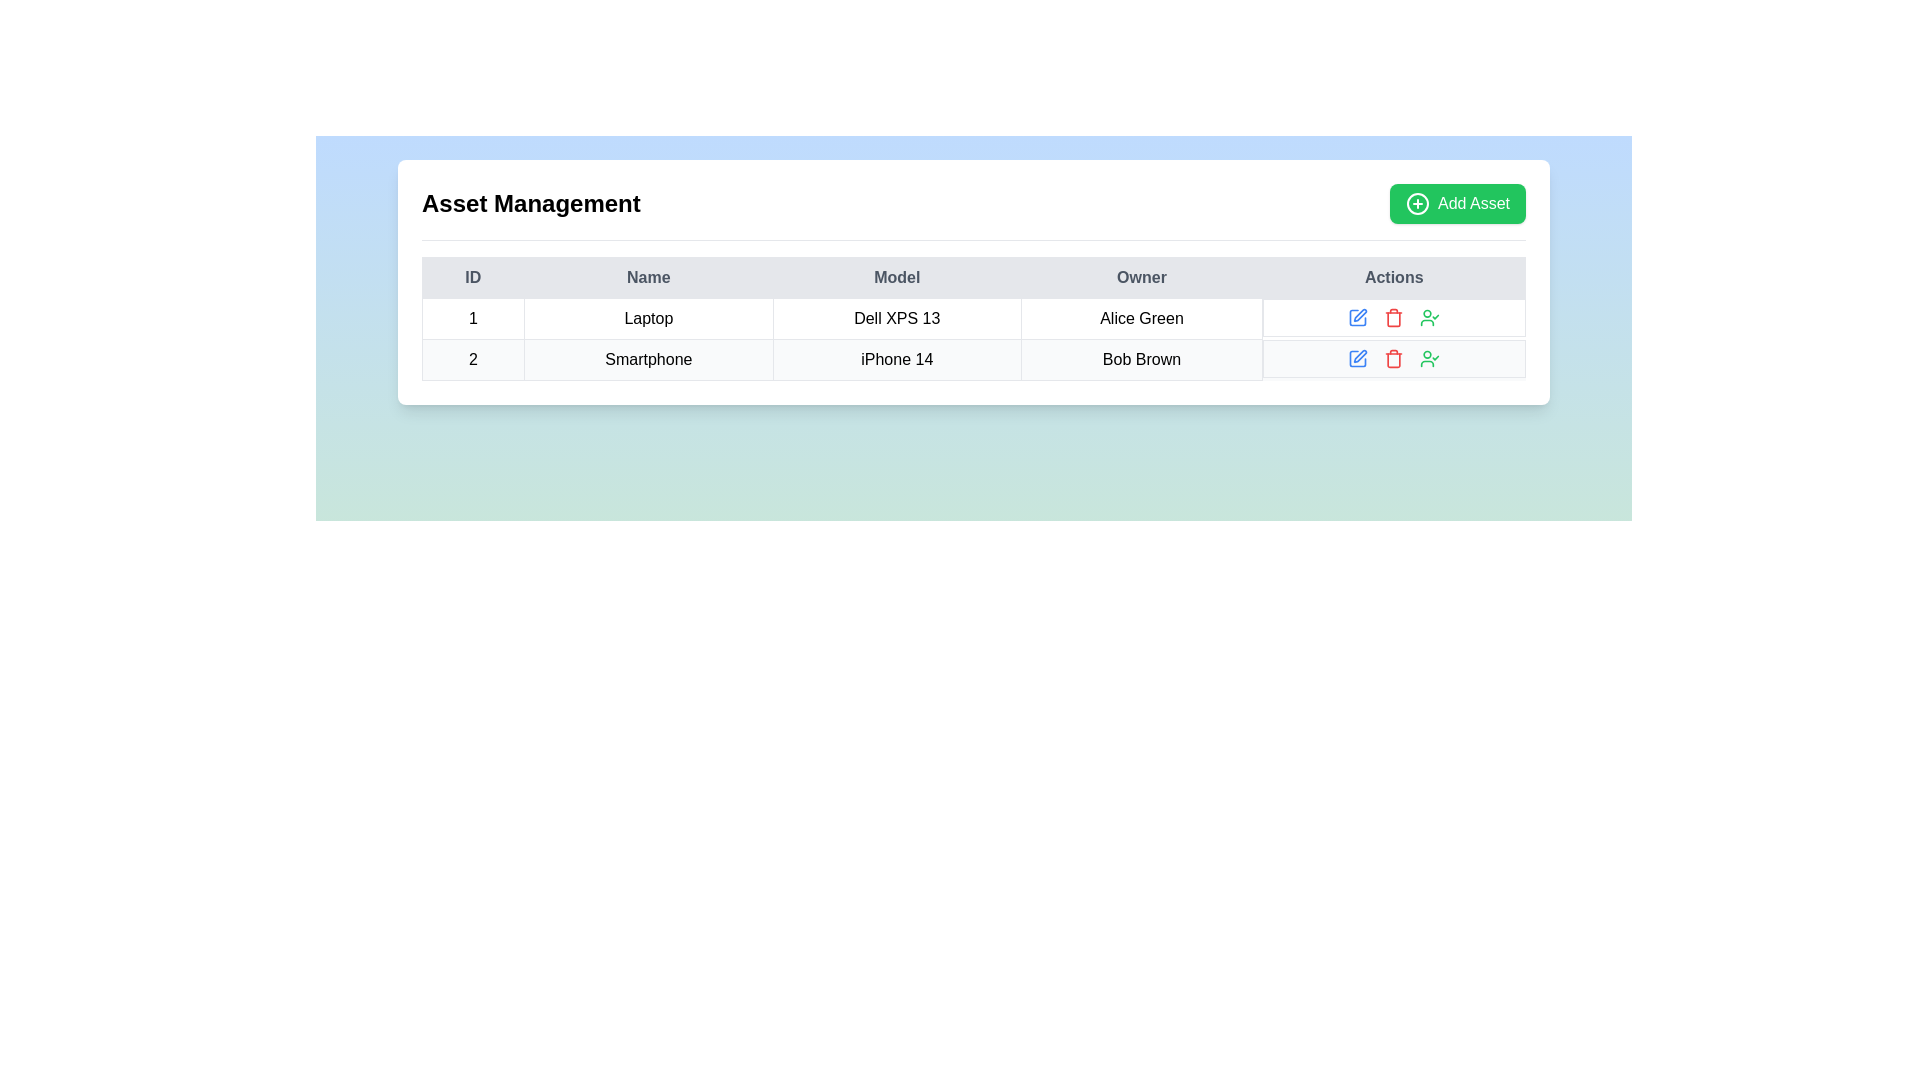 This screenshot has width=1920, height=1080. What do you see at coordinates (1416, 204) in the screenshot?
I see `the circular outline of the SVG graphical component located to the left of the 'Add Asset' button in the top-right area of the interface` at bounding box center [1416, 204].